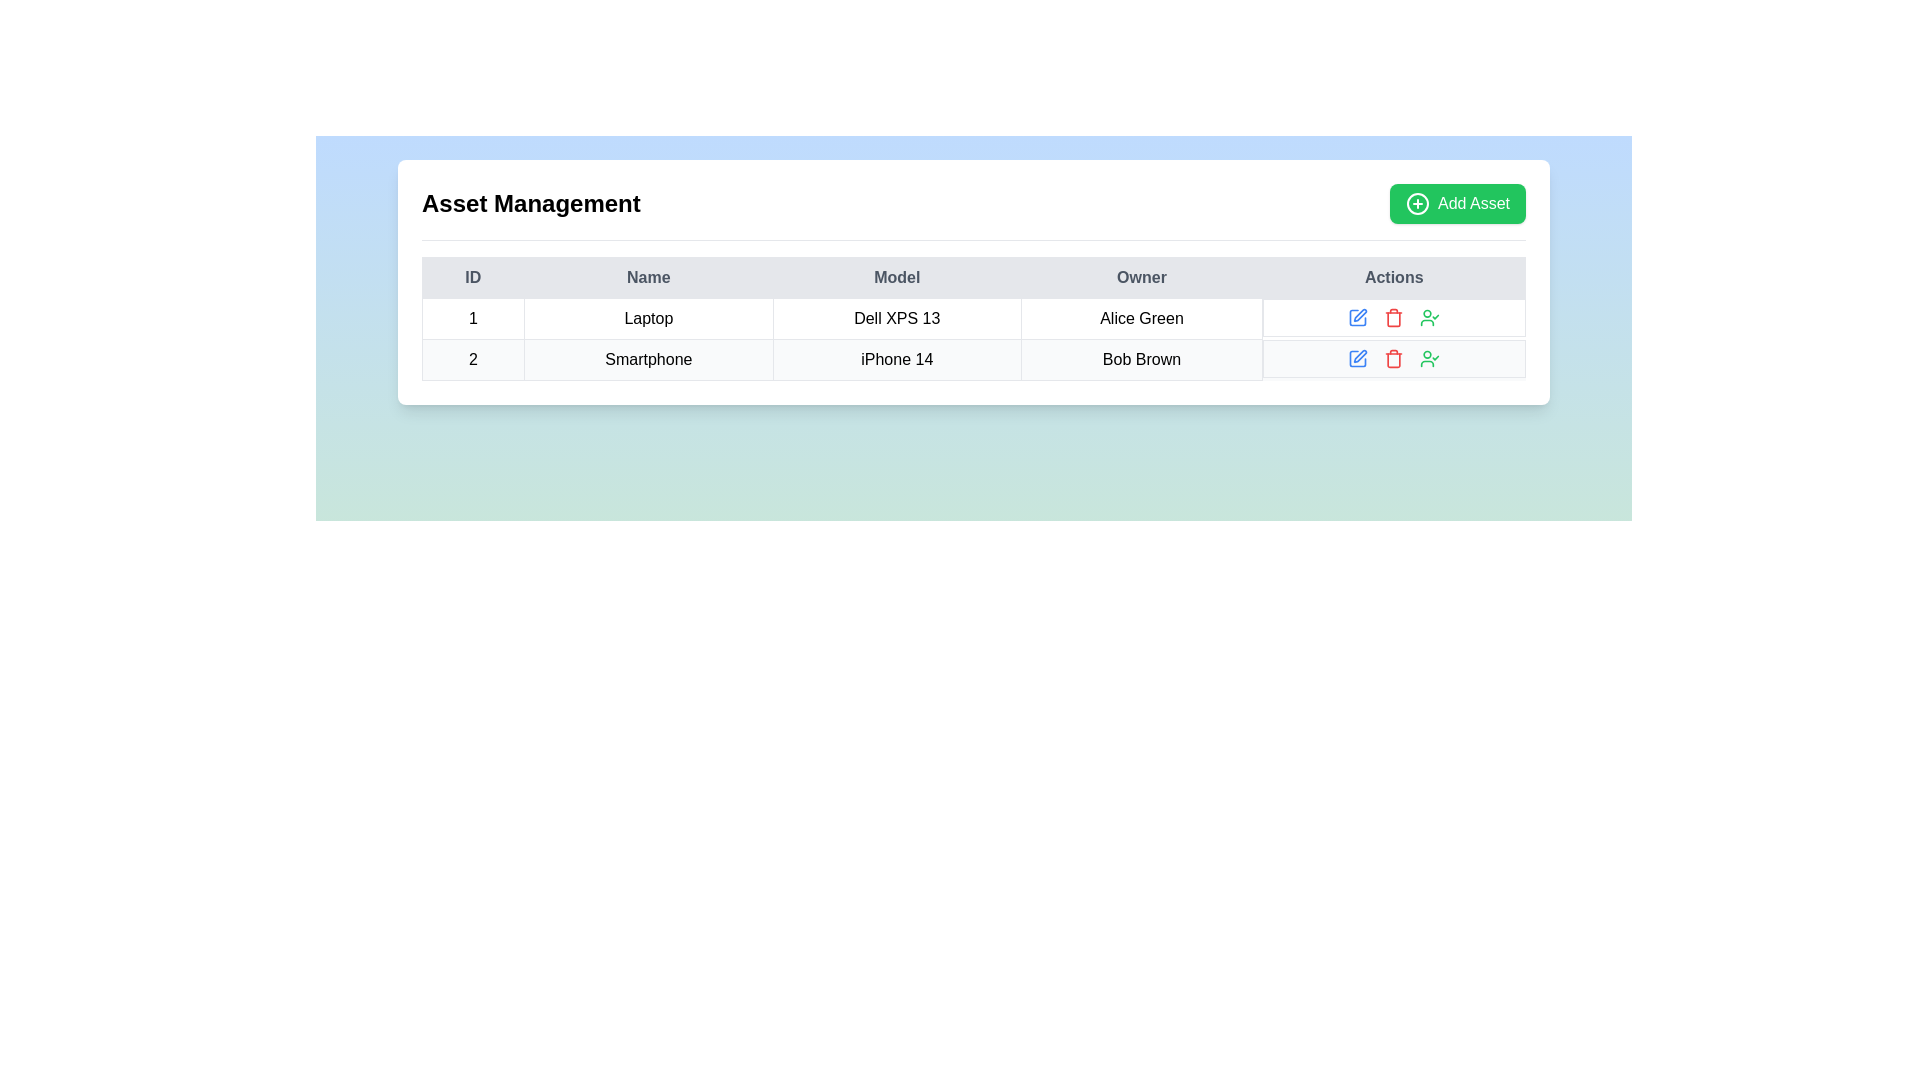 This screenshot has width=1920, height=1080. What do you see at coordinates (1416, 204) in the screenshot?
I see `the circular outline of the SVG graphical component located to the left of the 'Add Asset' button in the top-right area of the interface` at bounding box center [1416, 204].